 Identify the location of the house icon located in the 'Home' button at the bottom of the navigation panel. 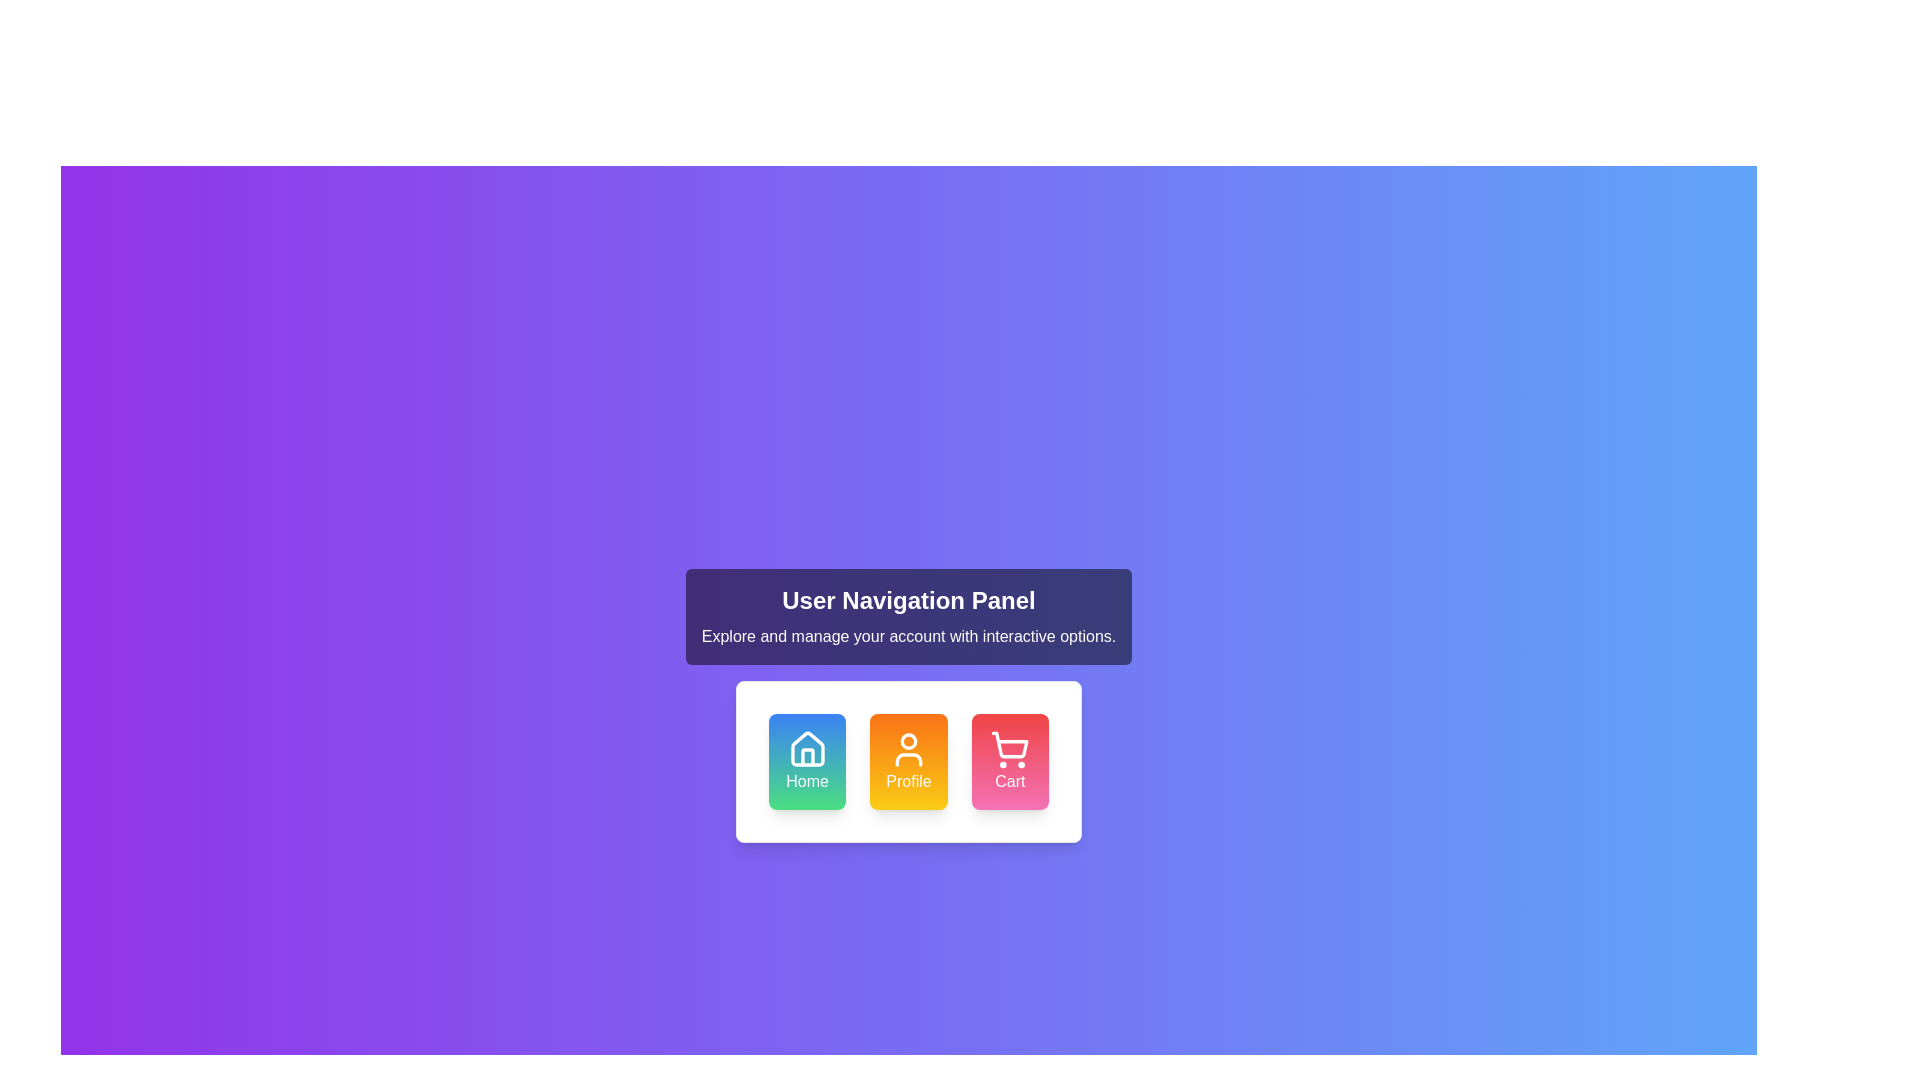
(807, 749).